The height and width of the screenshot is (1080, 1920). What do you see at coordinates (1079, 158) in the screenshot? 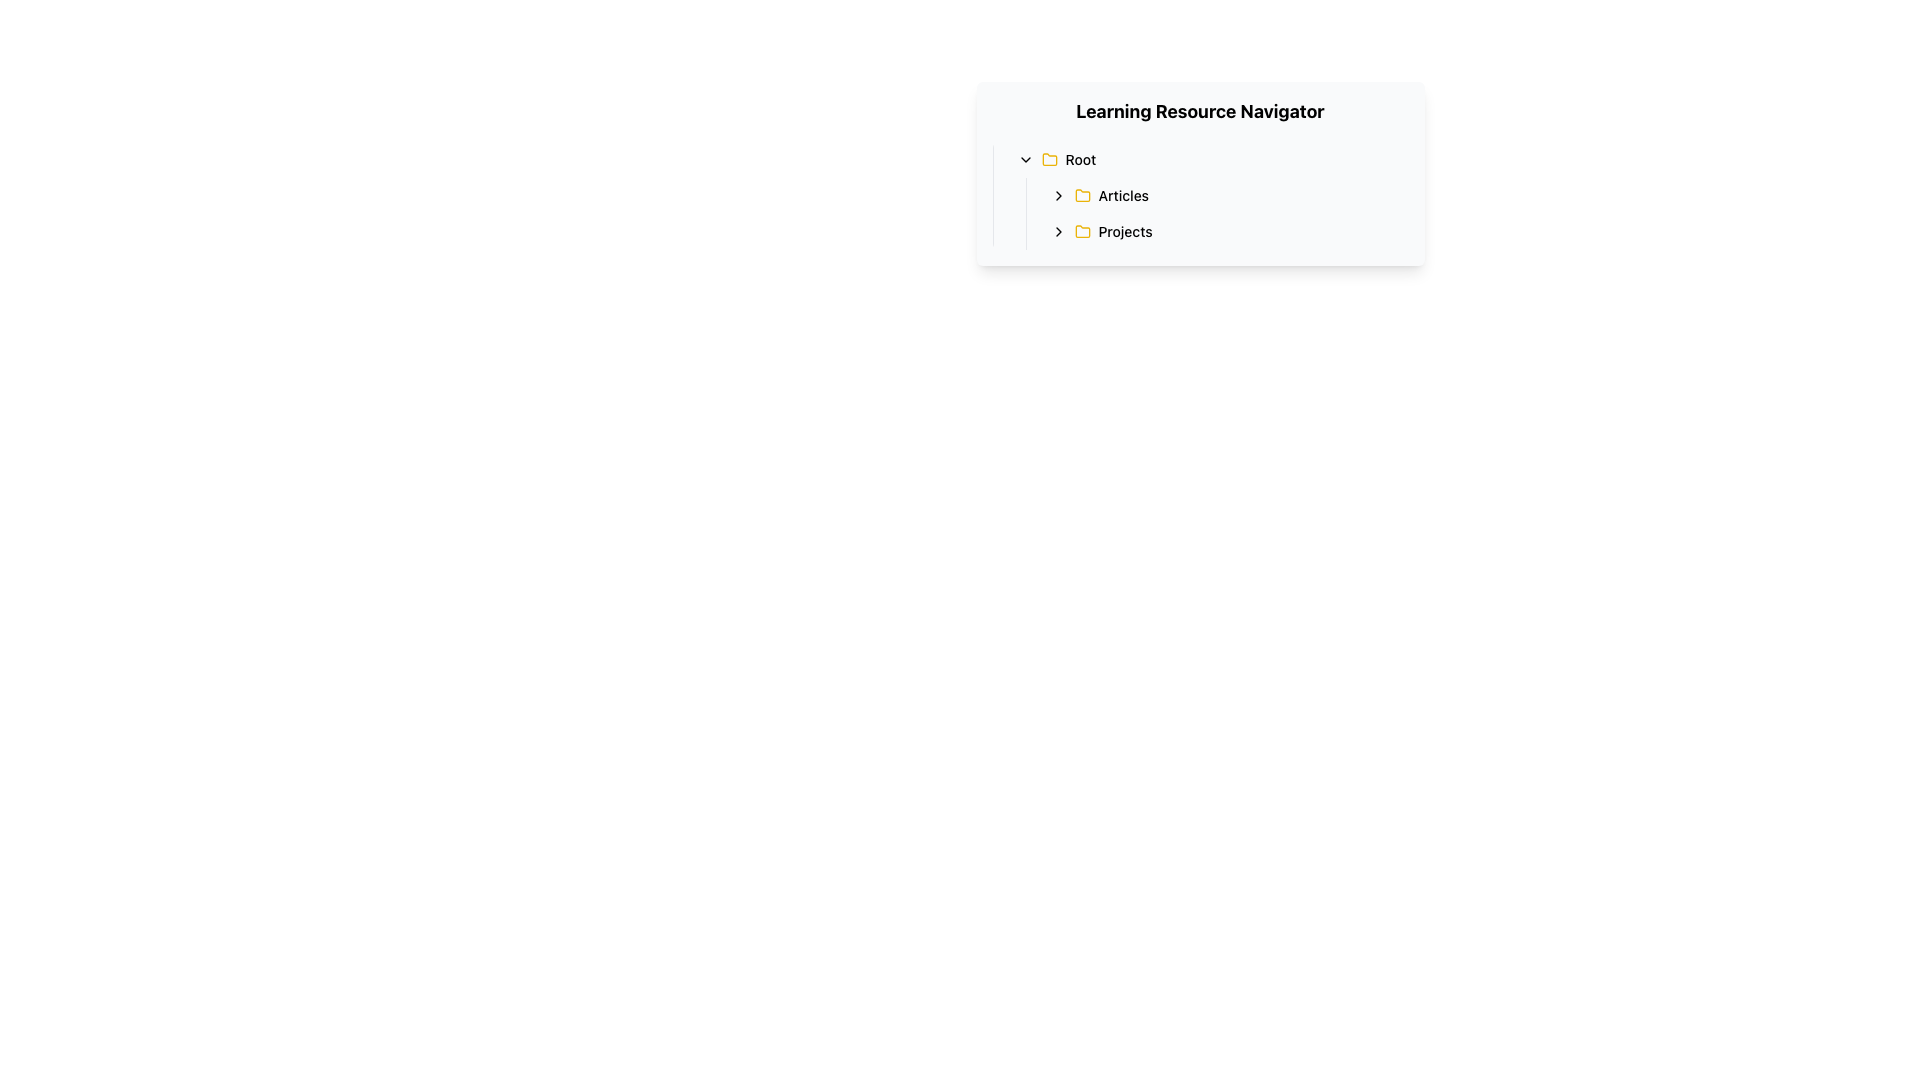
I see `the text label element displaying 'Root' that serves as an identifier within the hierarchical interface structure` at bounding box center [1079, 158].